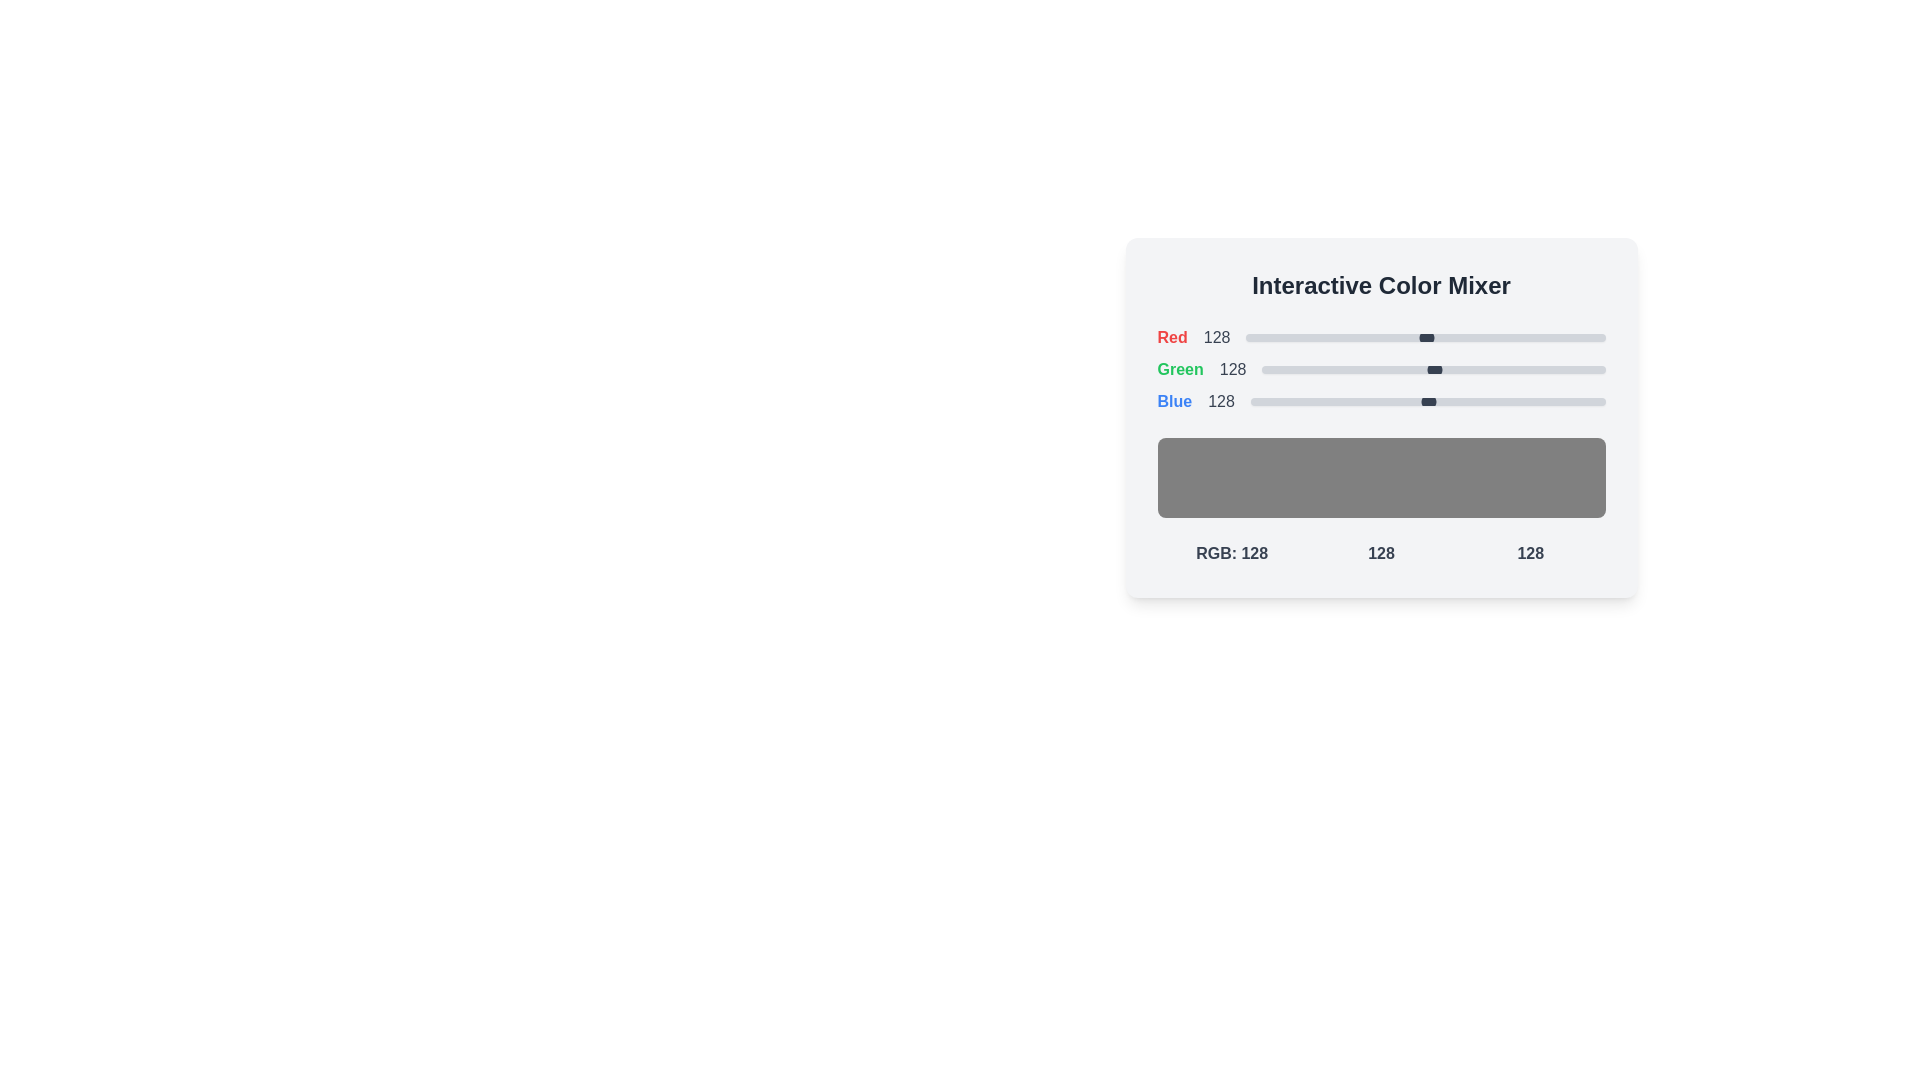 The width and height of the screenshot is (1920, 1080). I want to click on the Blue component, so click(1332, 401).